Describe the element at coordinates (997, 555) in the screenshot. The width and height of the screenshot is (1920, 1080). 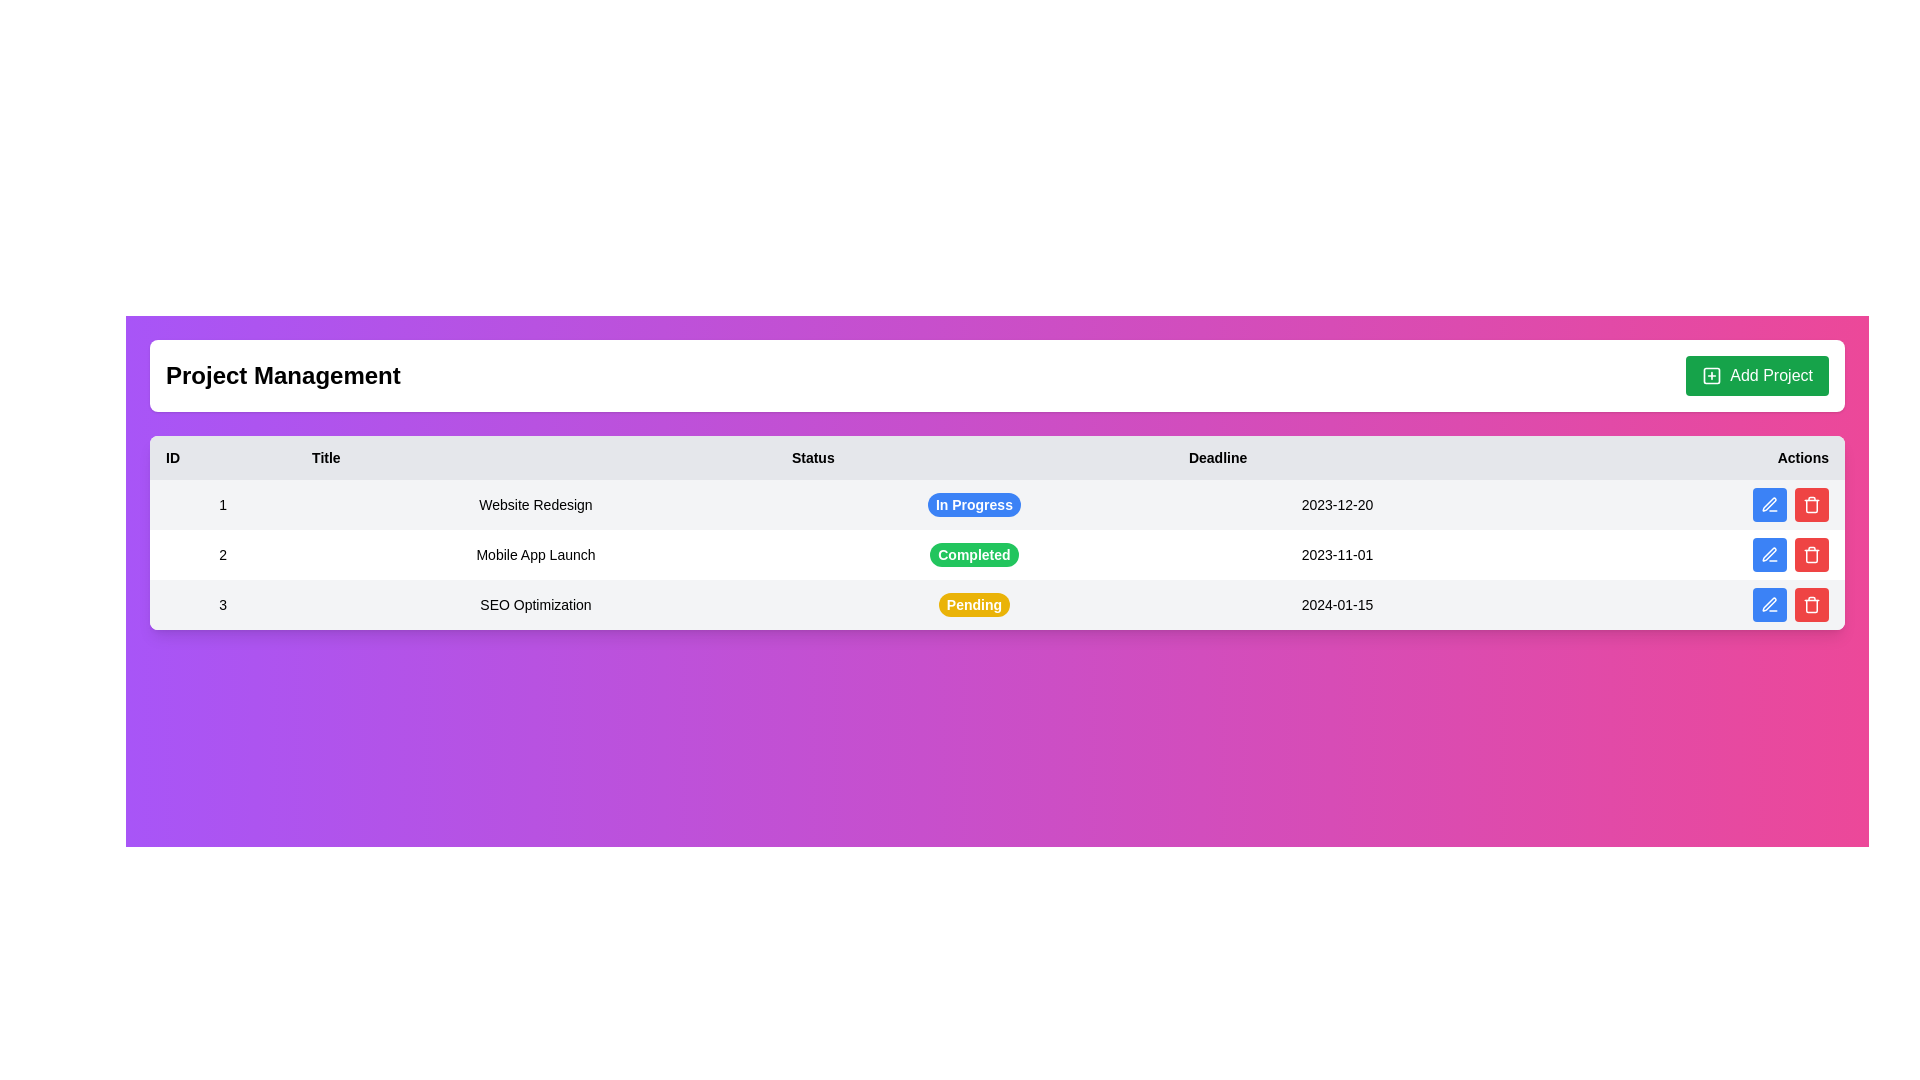
I see `the second row of the project entry table in the 'Project Management' section, which contains task details and action icons` at that location.